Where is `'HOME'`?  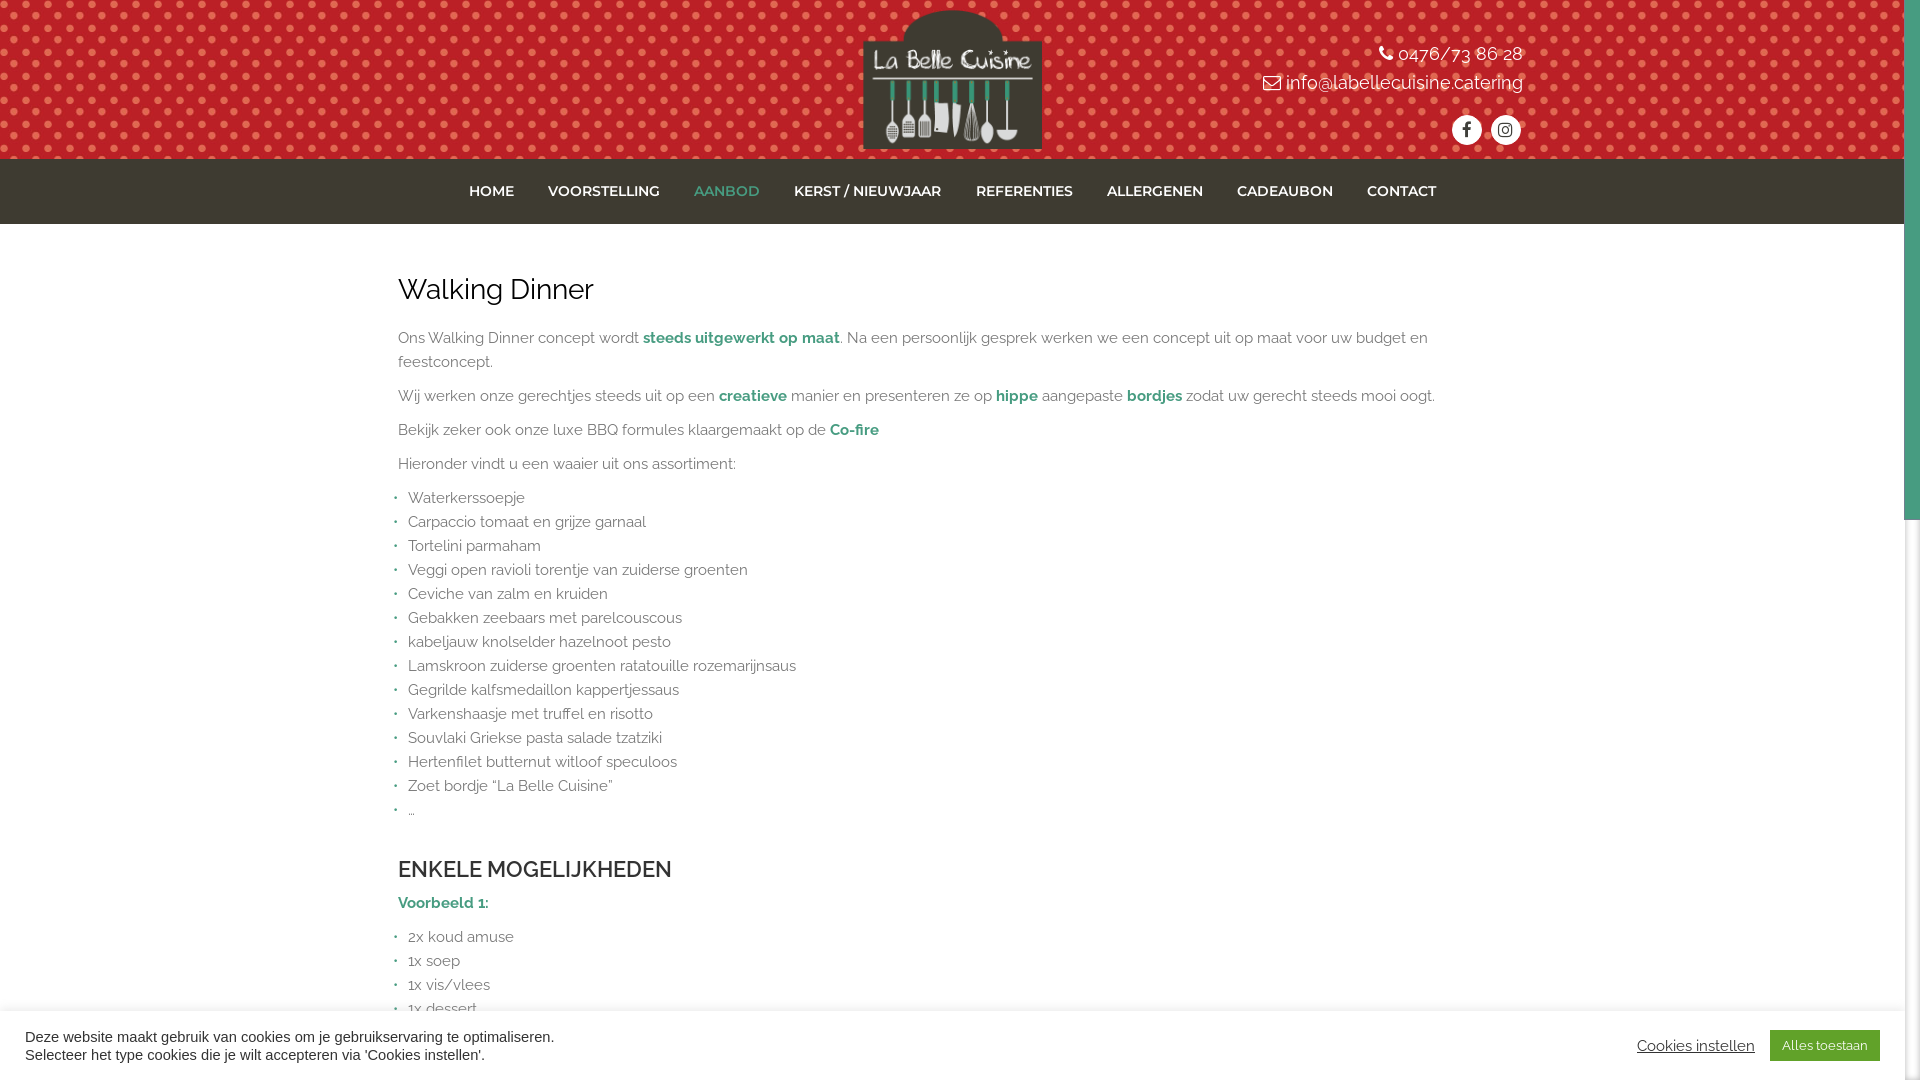 'HOME' is located at coordinates (491, 191).